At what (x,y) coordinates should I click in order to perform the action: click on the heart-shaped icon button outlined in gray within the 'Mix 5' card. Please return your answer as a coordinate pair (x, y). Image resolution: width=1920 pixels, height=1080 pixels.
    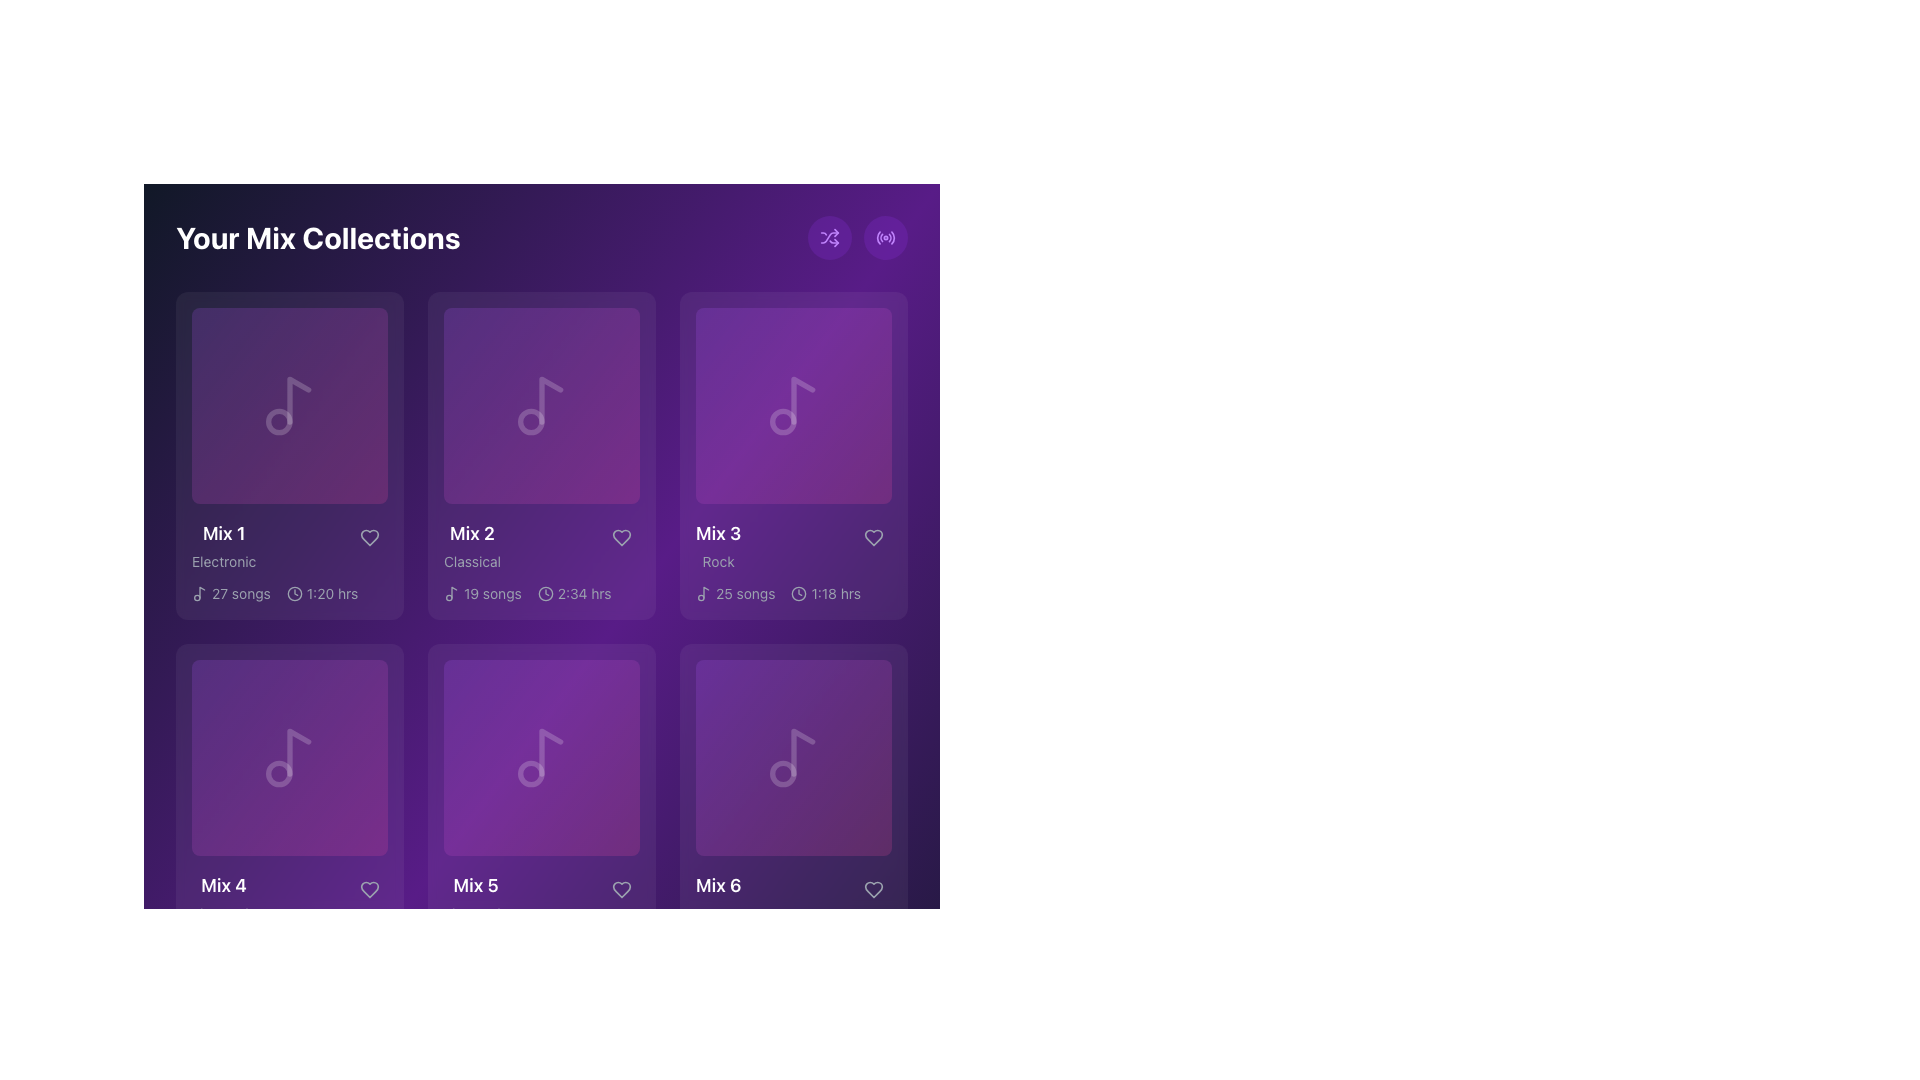
    Looking at the image, I should click on (621, 889).